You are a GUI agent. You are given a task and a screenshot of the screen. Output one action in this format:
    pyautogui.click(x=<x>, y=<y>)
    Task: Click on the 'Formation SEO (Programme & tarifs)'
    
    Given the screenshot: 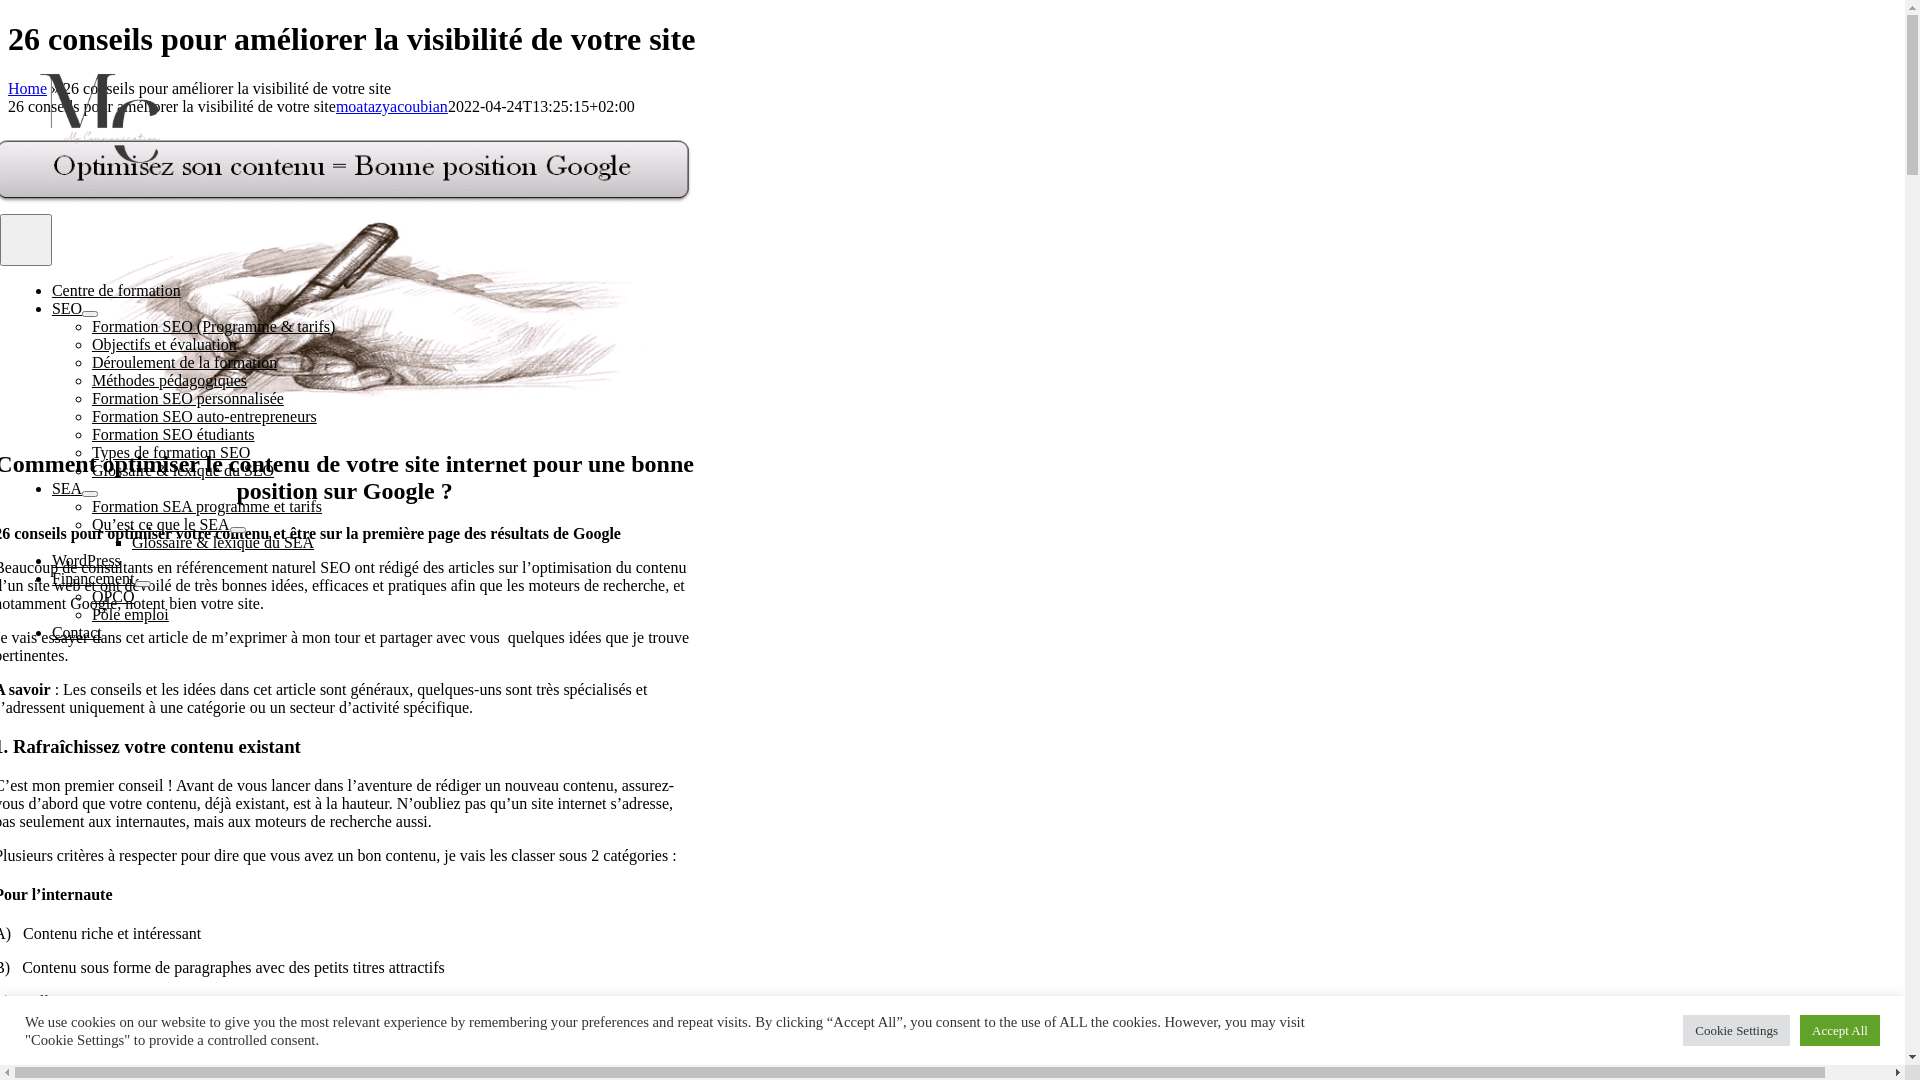 What is the action you would take?
    pyautogui.click(x=90, y=325)
    